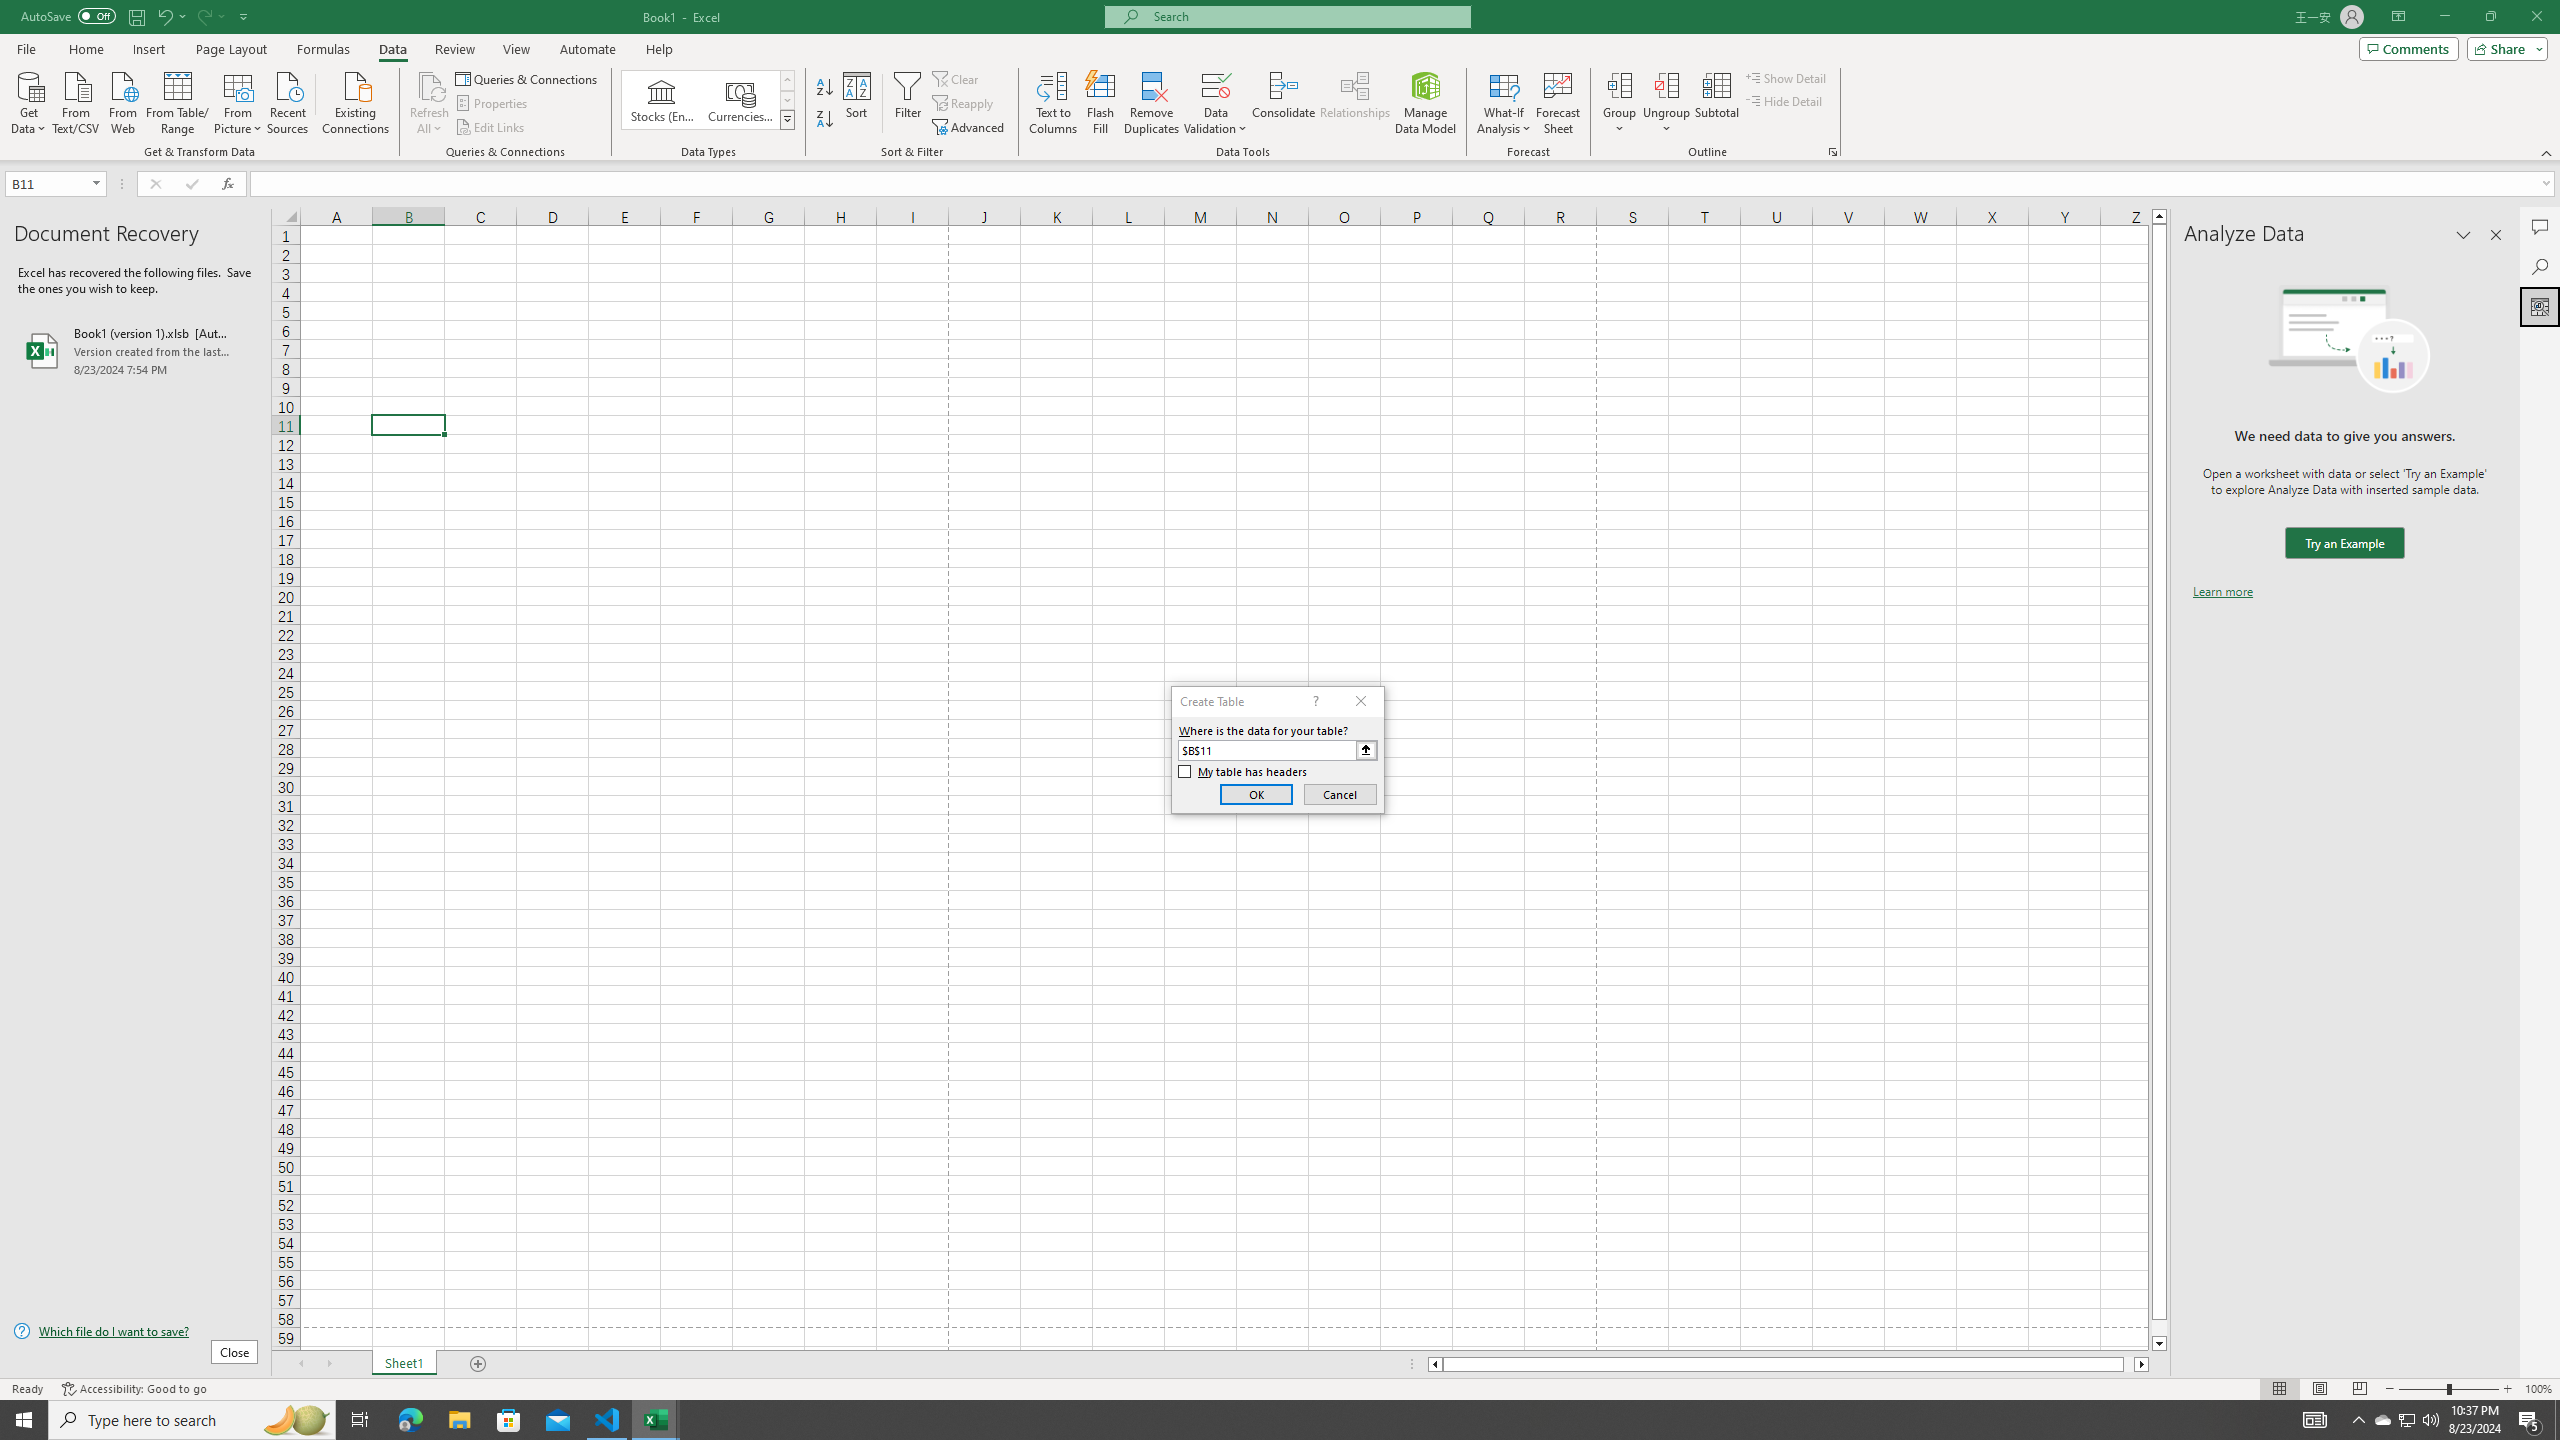  Describe the element at coordinates (2539, 267) in the screenshot. I see `'Search'` at that location.